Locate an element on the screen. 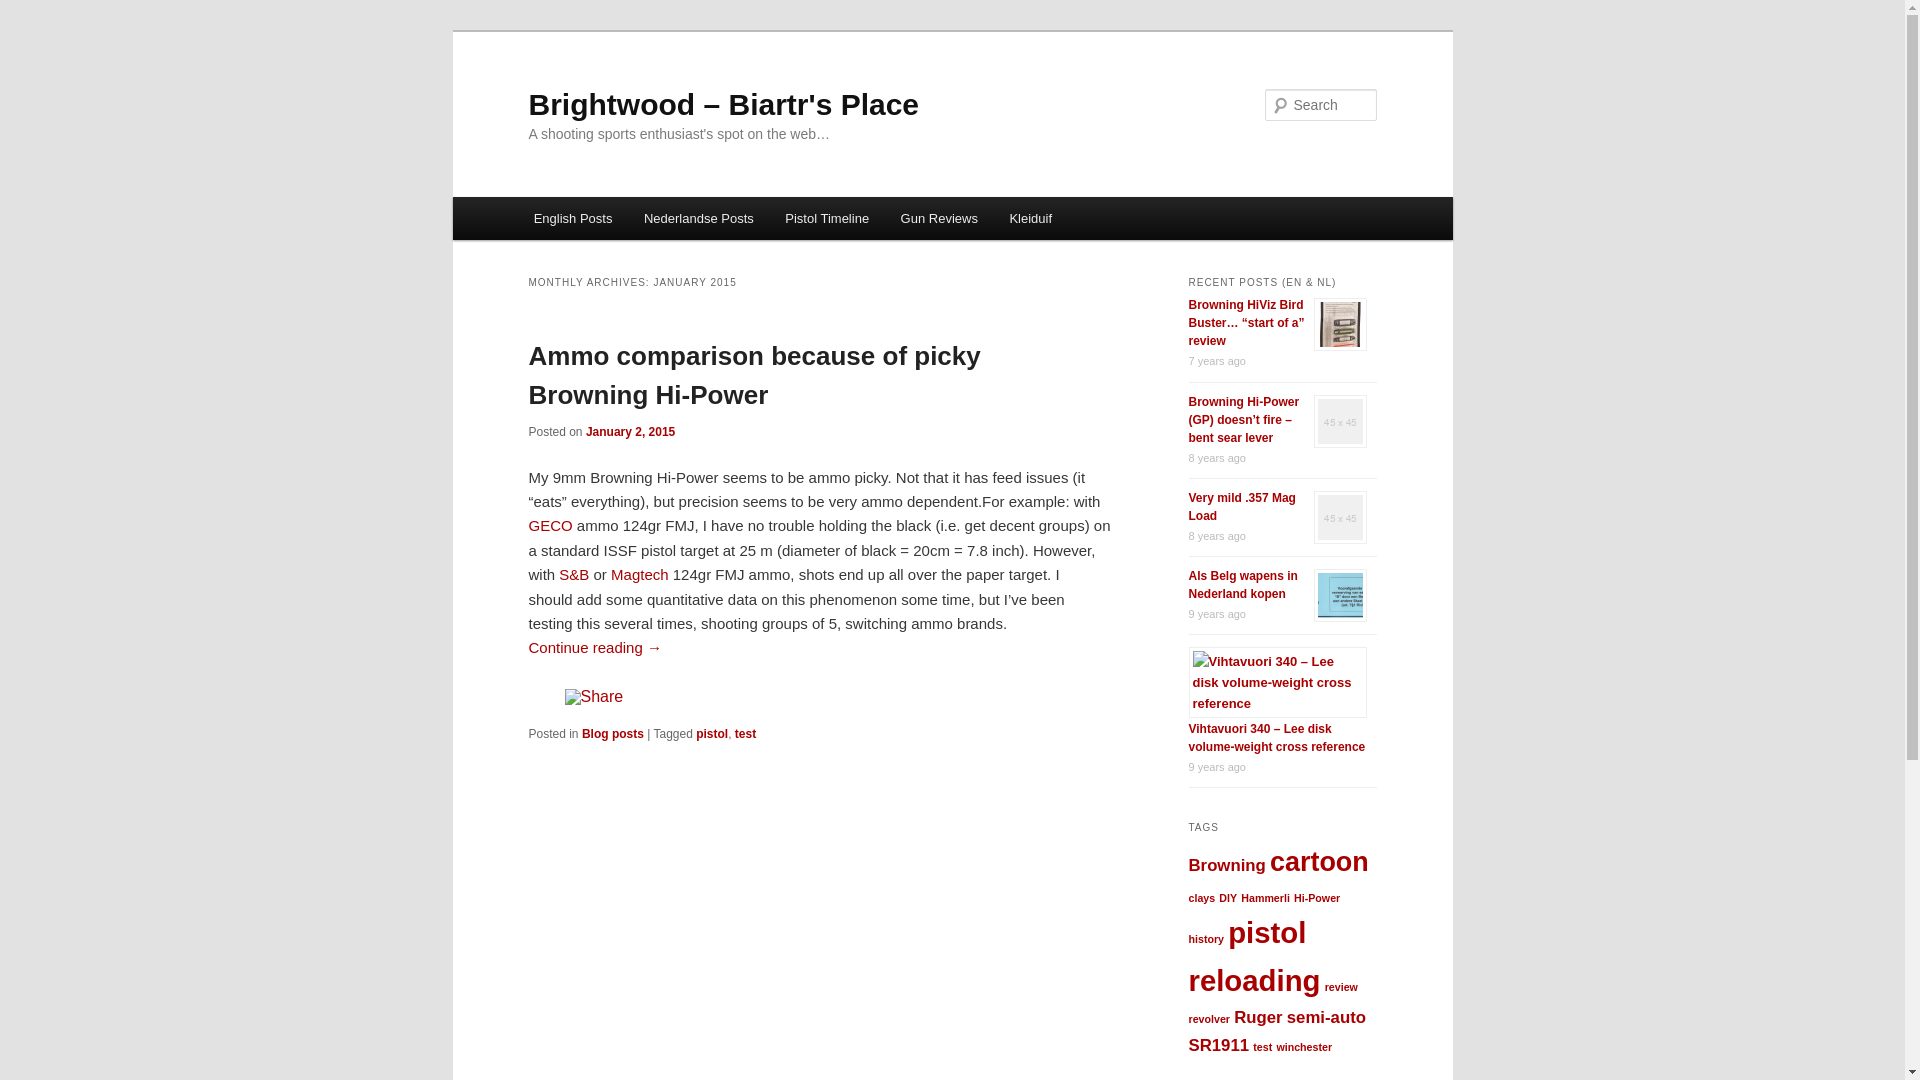 This screenshot has width=1920, height=1080. 'SR1911' is located at coordinates (1217, 1044).